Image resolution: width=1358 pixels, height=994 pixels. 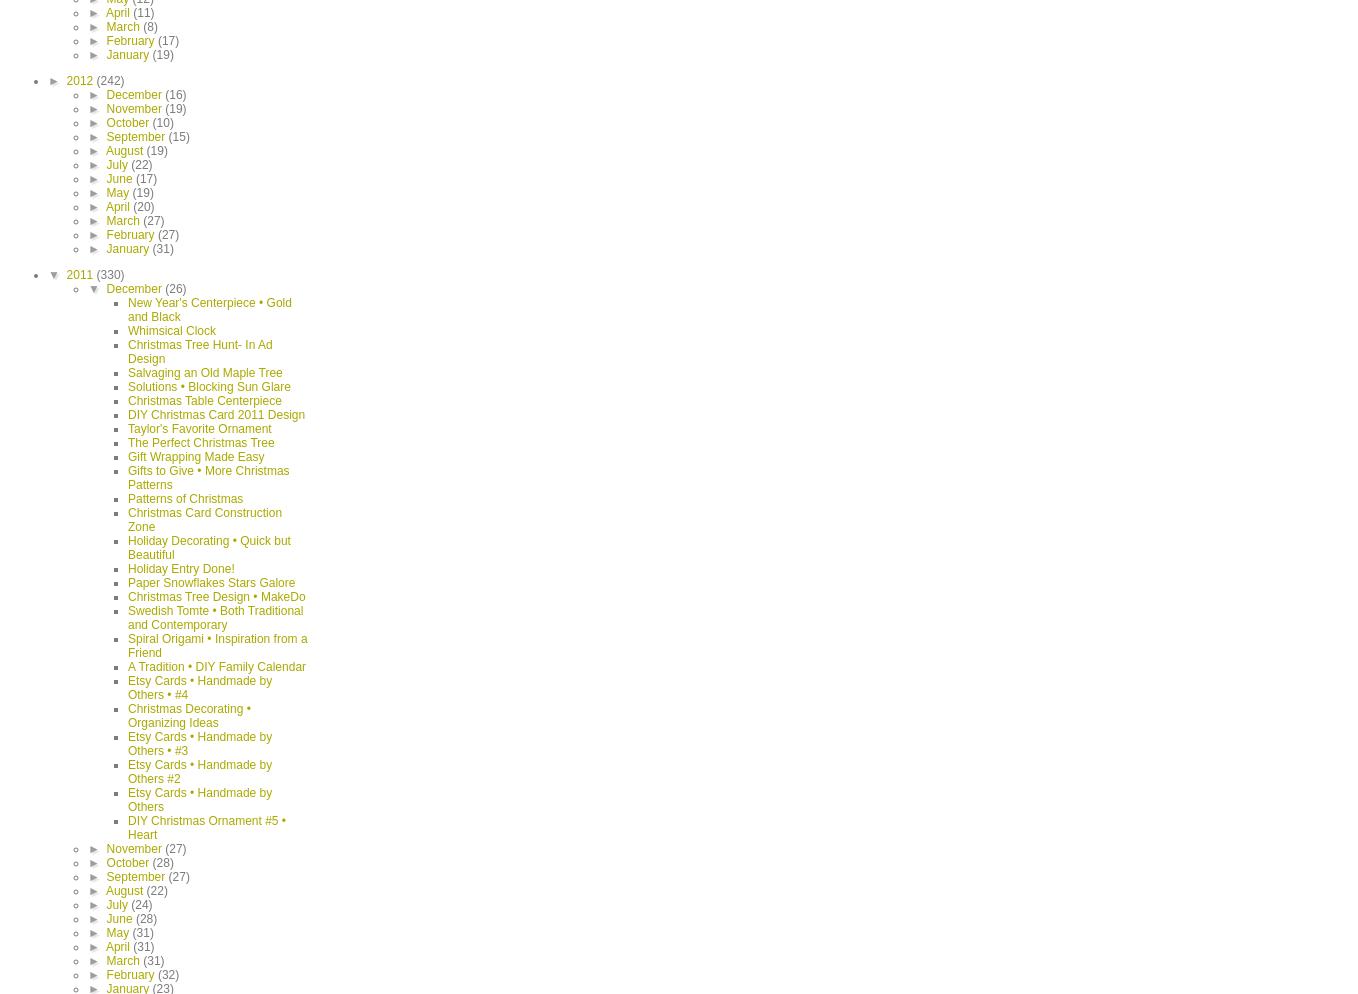 I want to click on '(16)', so click(x=175, y=94).